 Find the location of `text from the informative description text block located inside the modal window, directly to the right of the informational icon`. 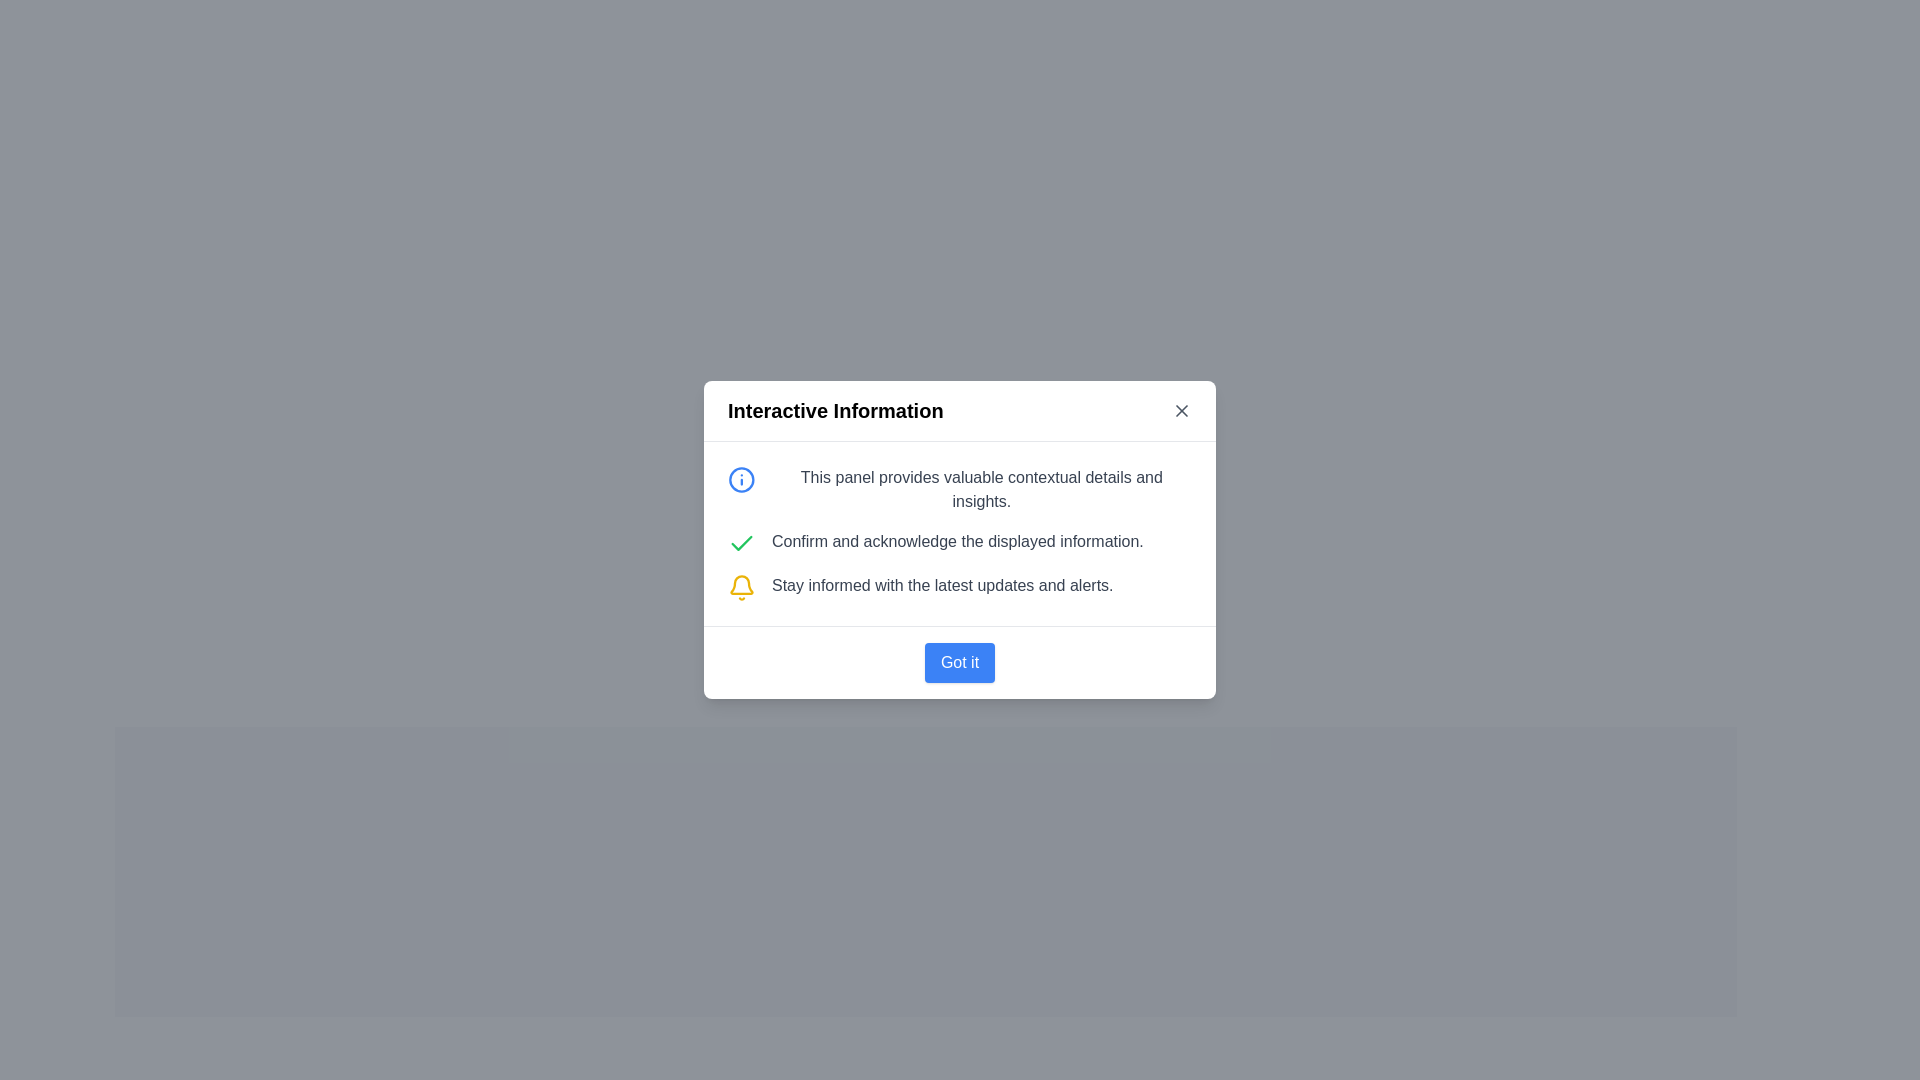

text from the informative description text block located inside the modal window, directly to the right of the informational icon is located at coordinates (981, 489).